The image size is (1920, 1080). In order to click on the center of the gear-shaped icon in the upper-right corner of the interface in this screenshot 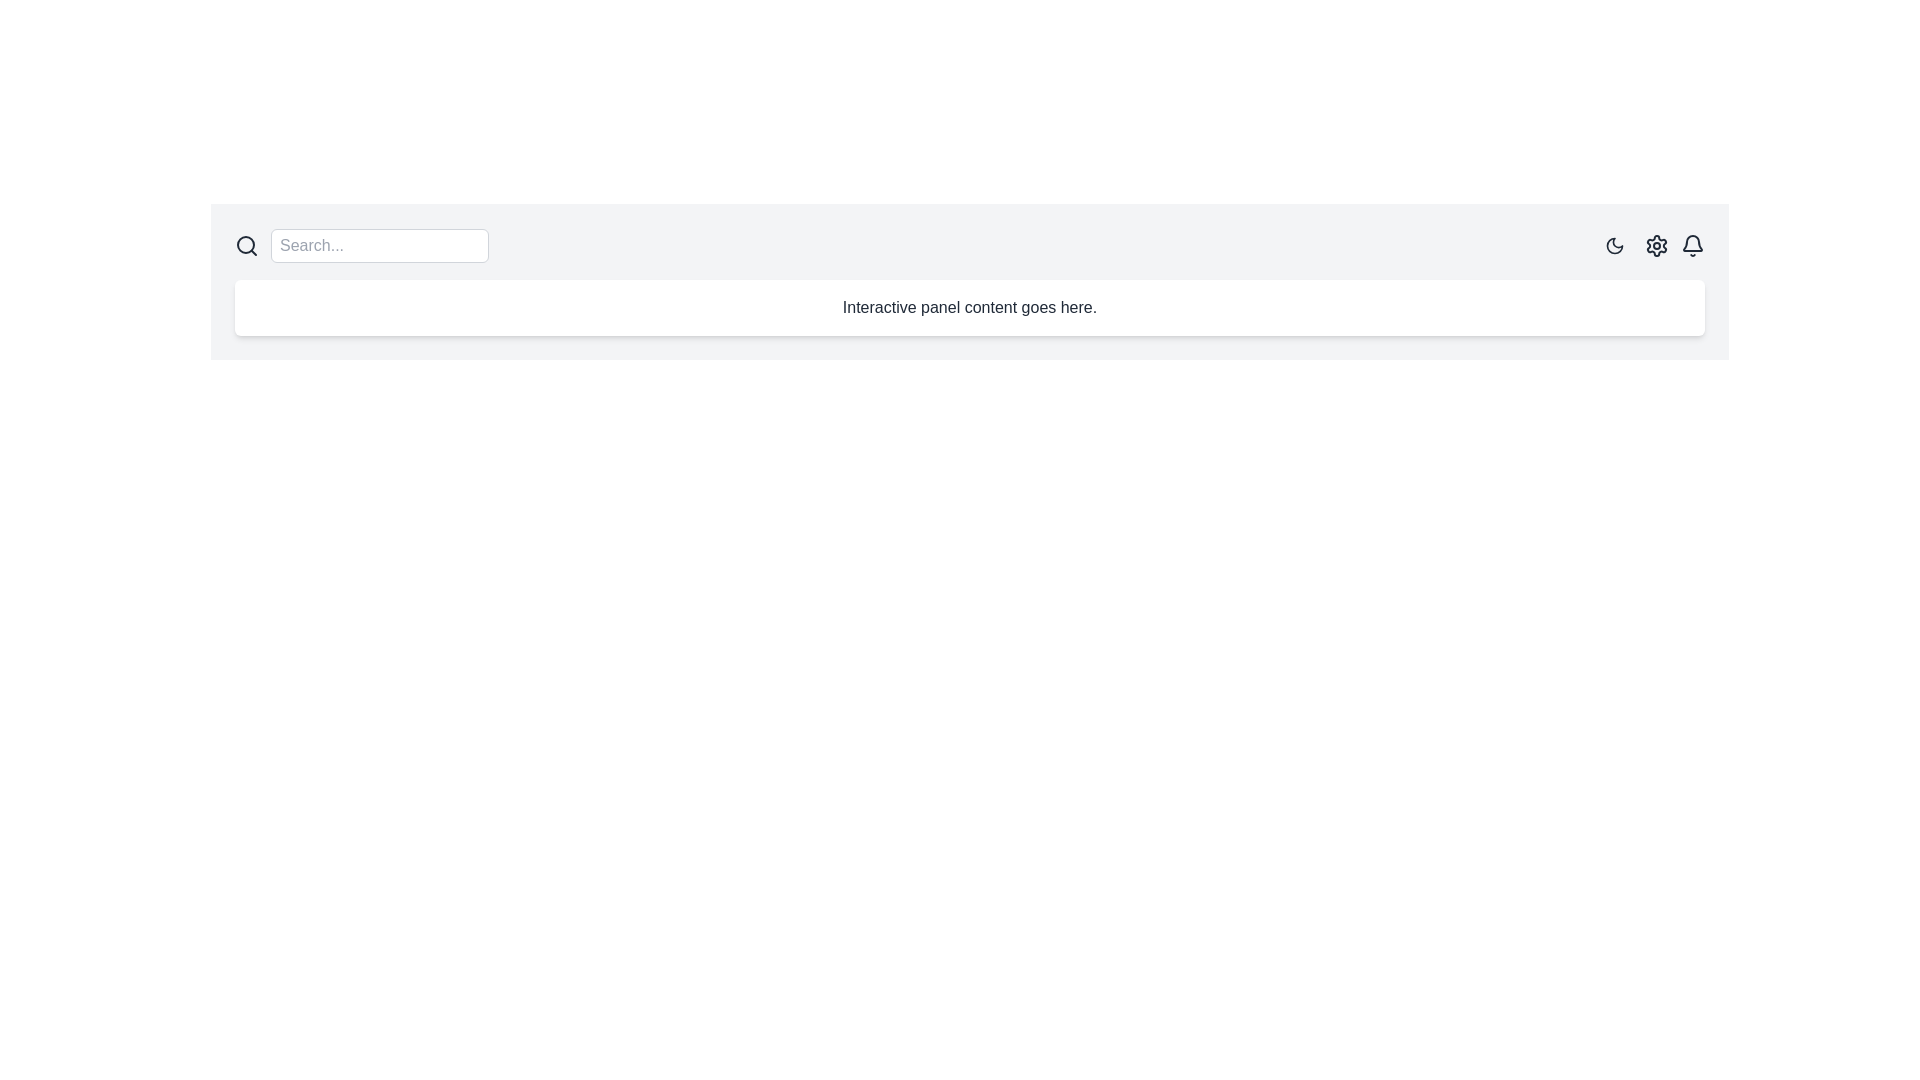, I will do `click(1656, 245)`.